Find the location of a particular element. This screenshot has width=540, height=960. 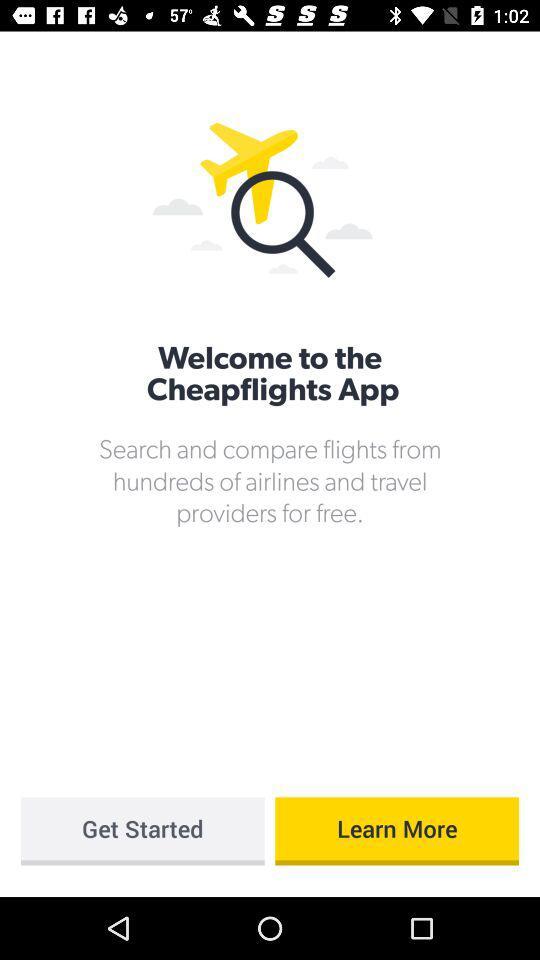

item at the bottom left corner is located at coordinates (141, 831).